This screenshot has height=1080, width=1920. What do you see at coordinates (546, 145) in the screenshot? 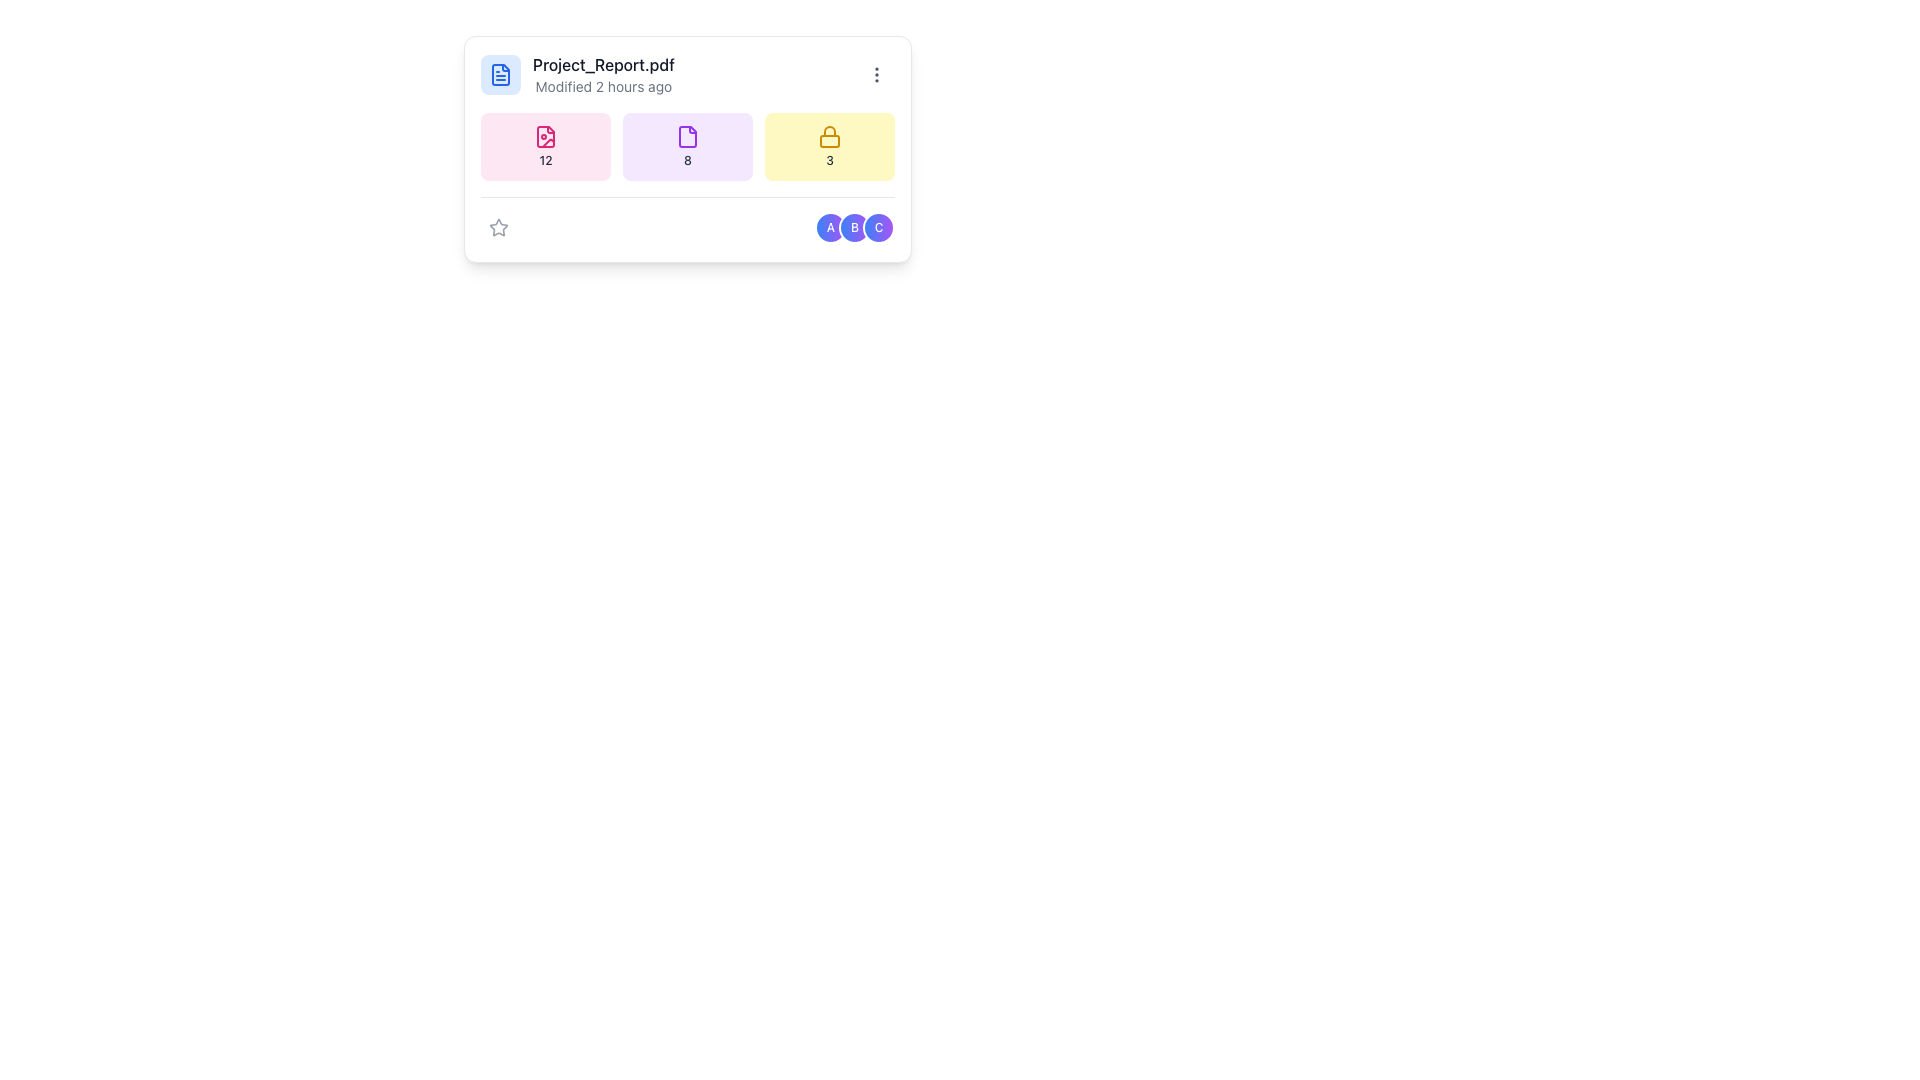
I see `the category tile labeled 'Images' with the item count '12'` at bounding box center [546, 145].